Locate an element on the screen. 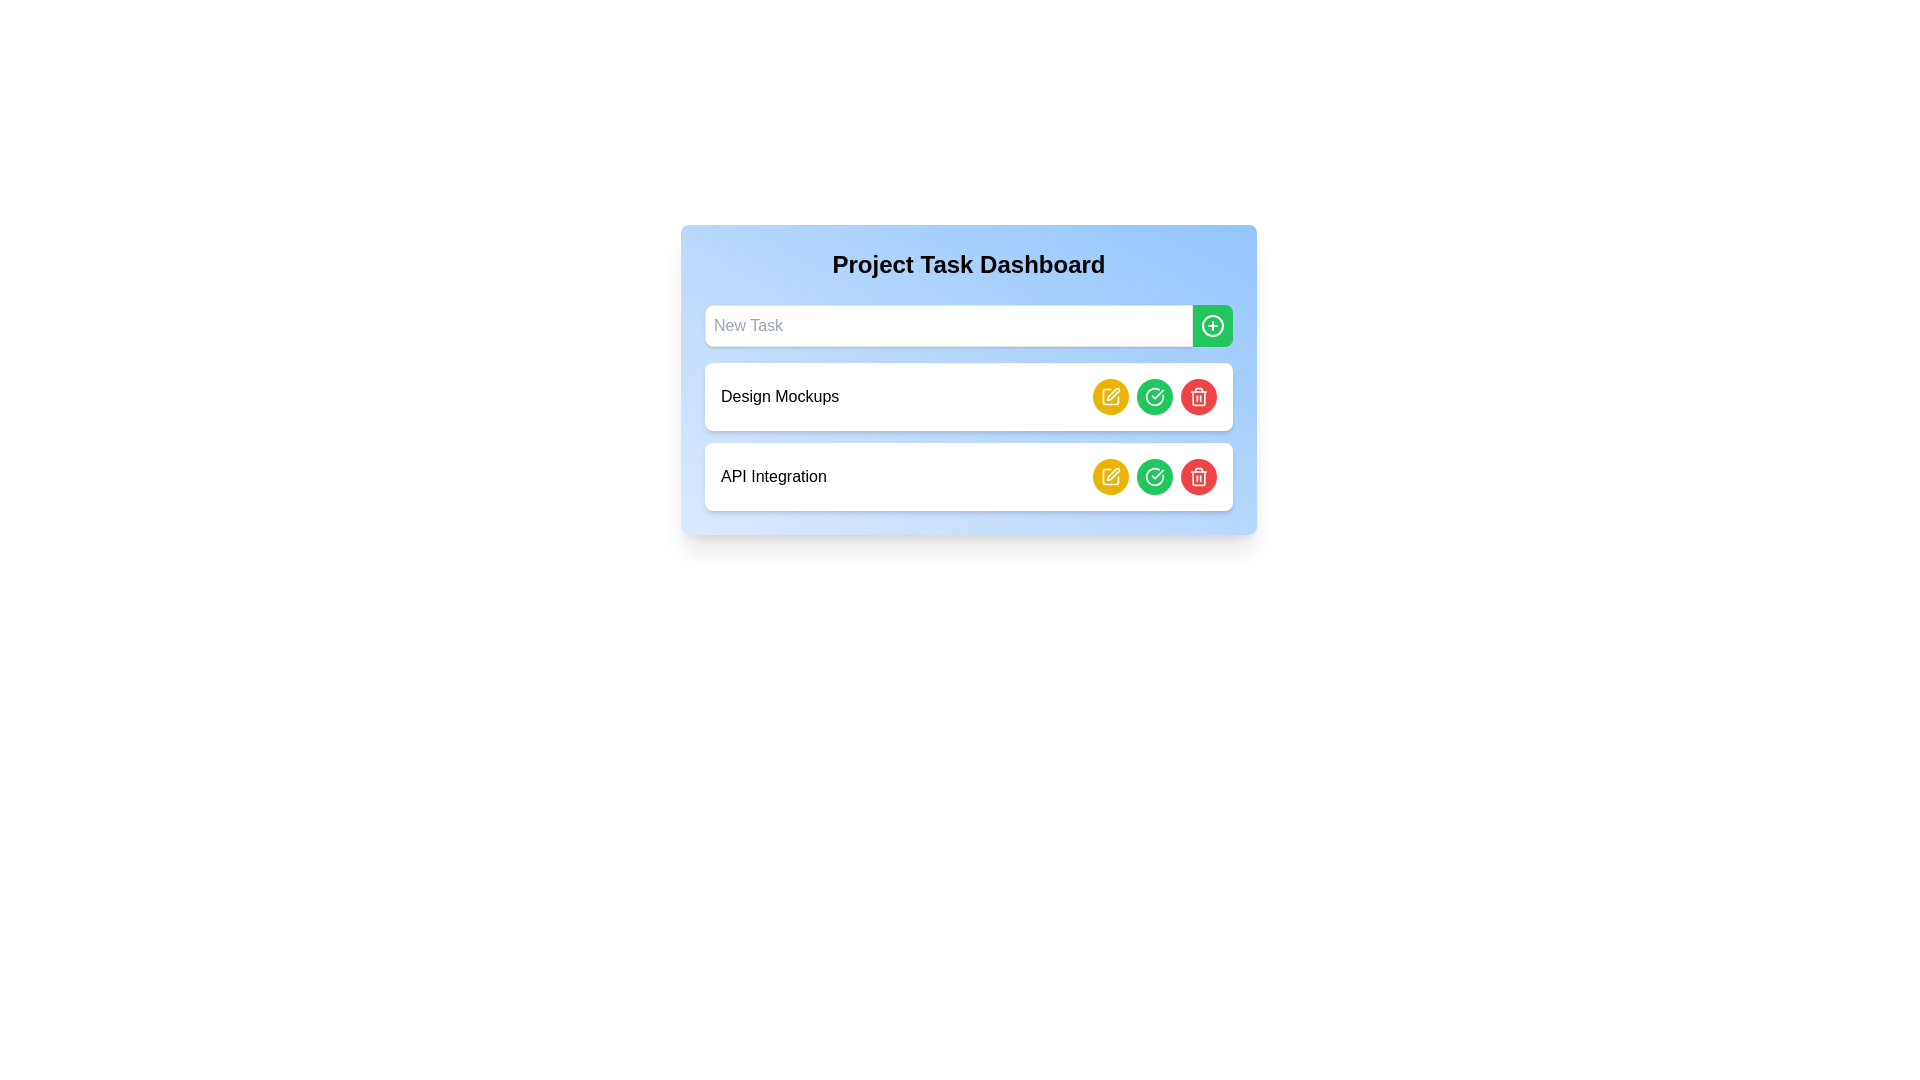  the yellow icon button resembling a square with a downward stroke, located in the second task item row to the left of the green circular checkmark icon is located at coordinates (1109, 397).